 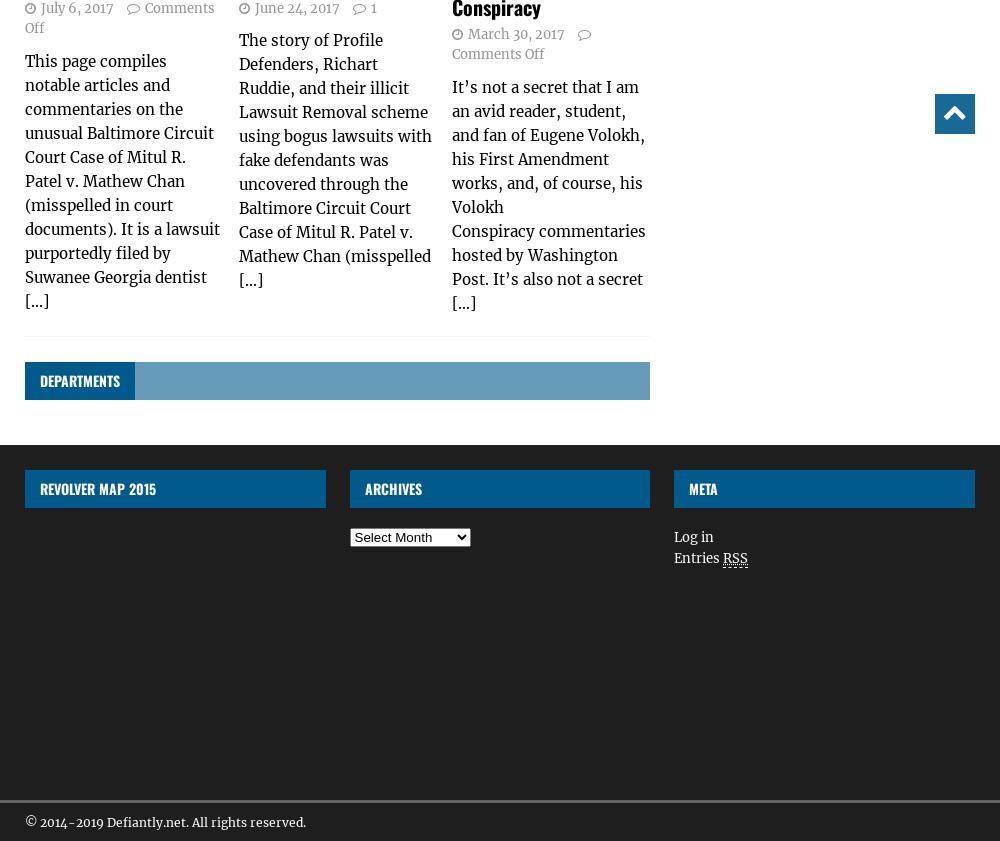 I want to click on 'Revolver Map 2015', so click(x=97, y=488).